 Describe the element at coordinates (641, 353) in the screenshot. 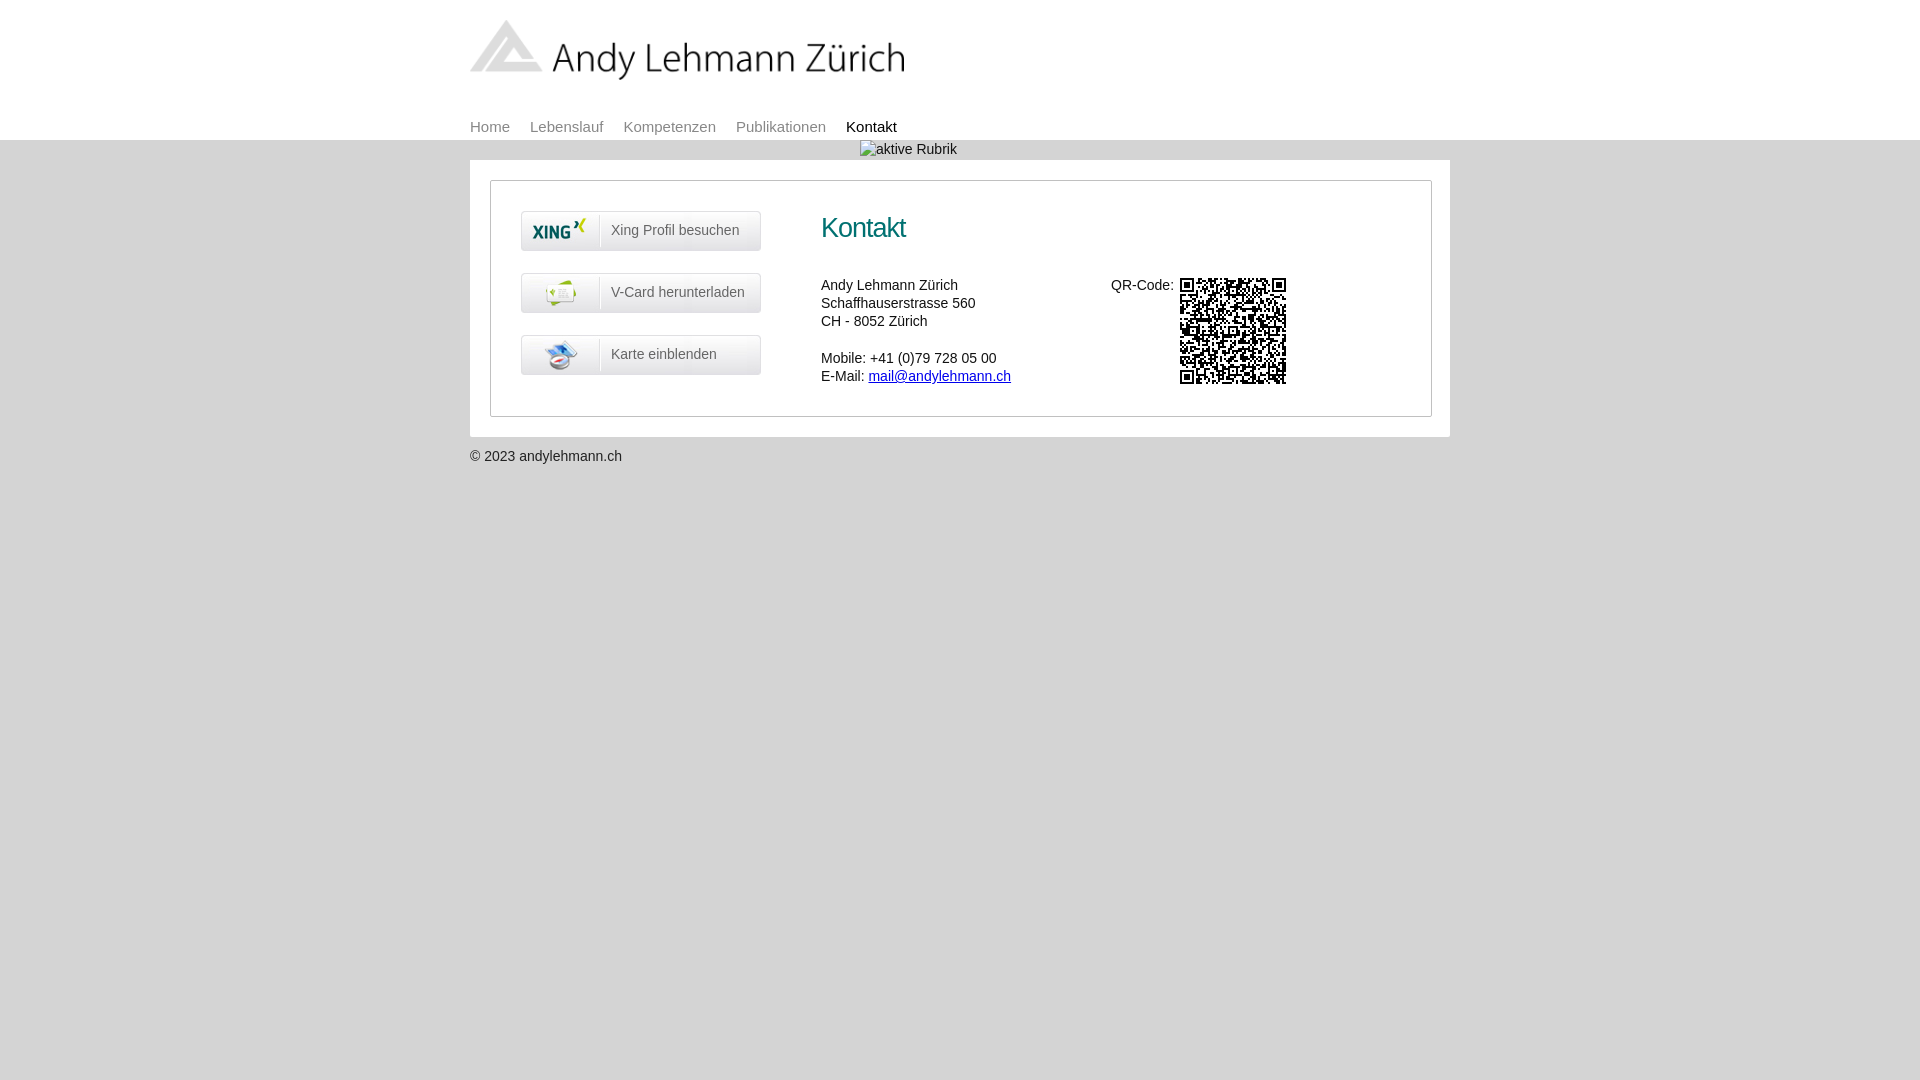

I see `'Karte einblenden'` at that location.